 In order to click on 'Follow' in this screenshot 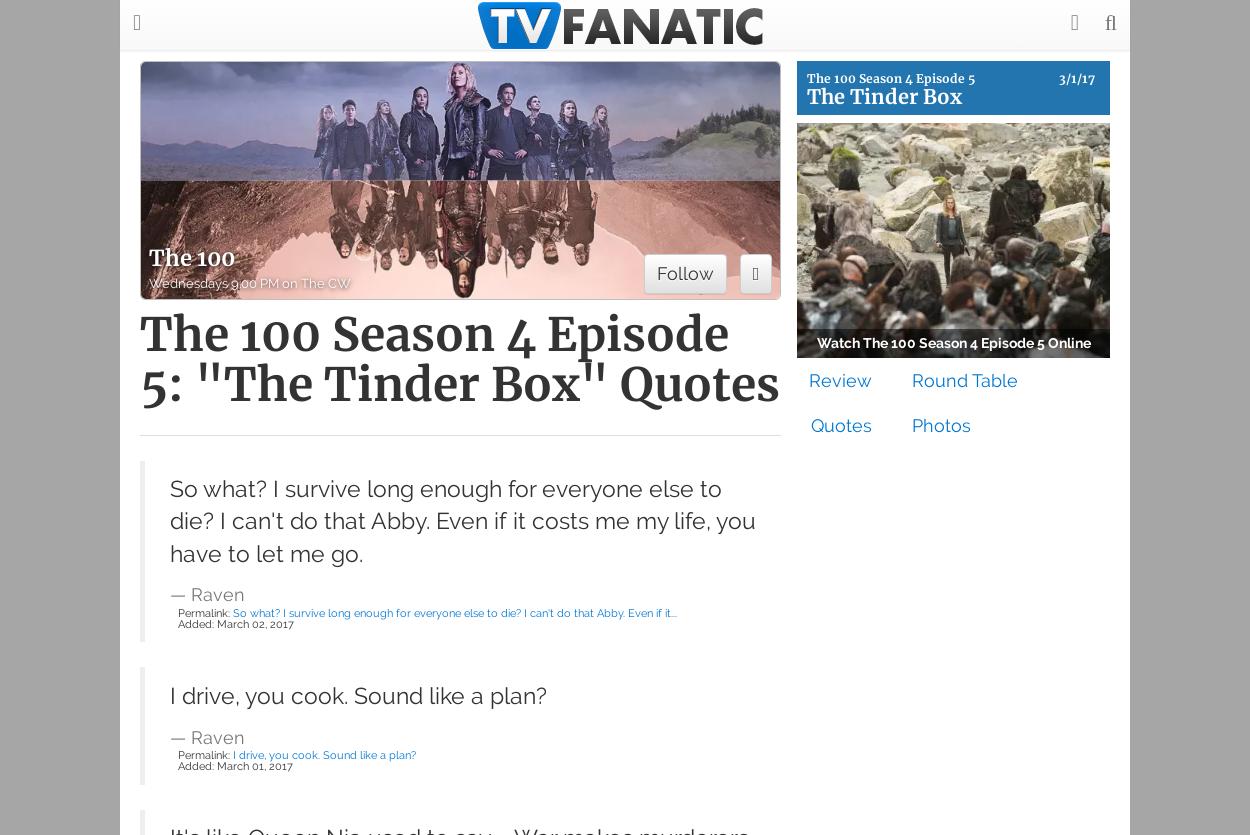, I will do `click(684, 271)`.